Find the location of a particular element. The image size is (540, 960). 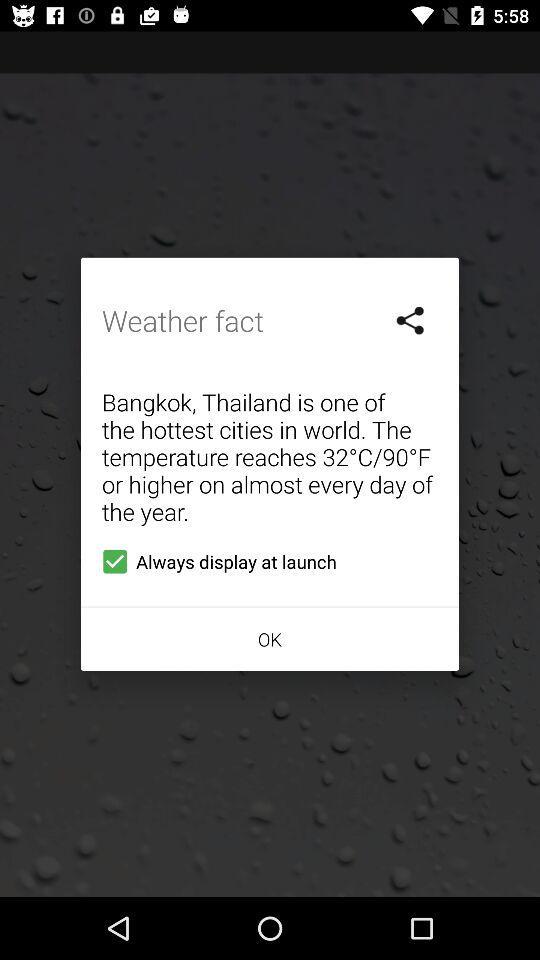

icon above the bangkok thailand is item is located at coordinates (410, 320).